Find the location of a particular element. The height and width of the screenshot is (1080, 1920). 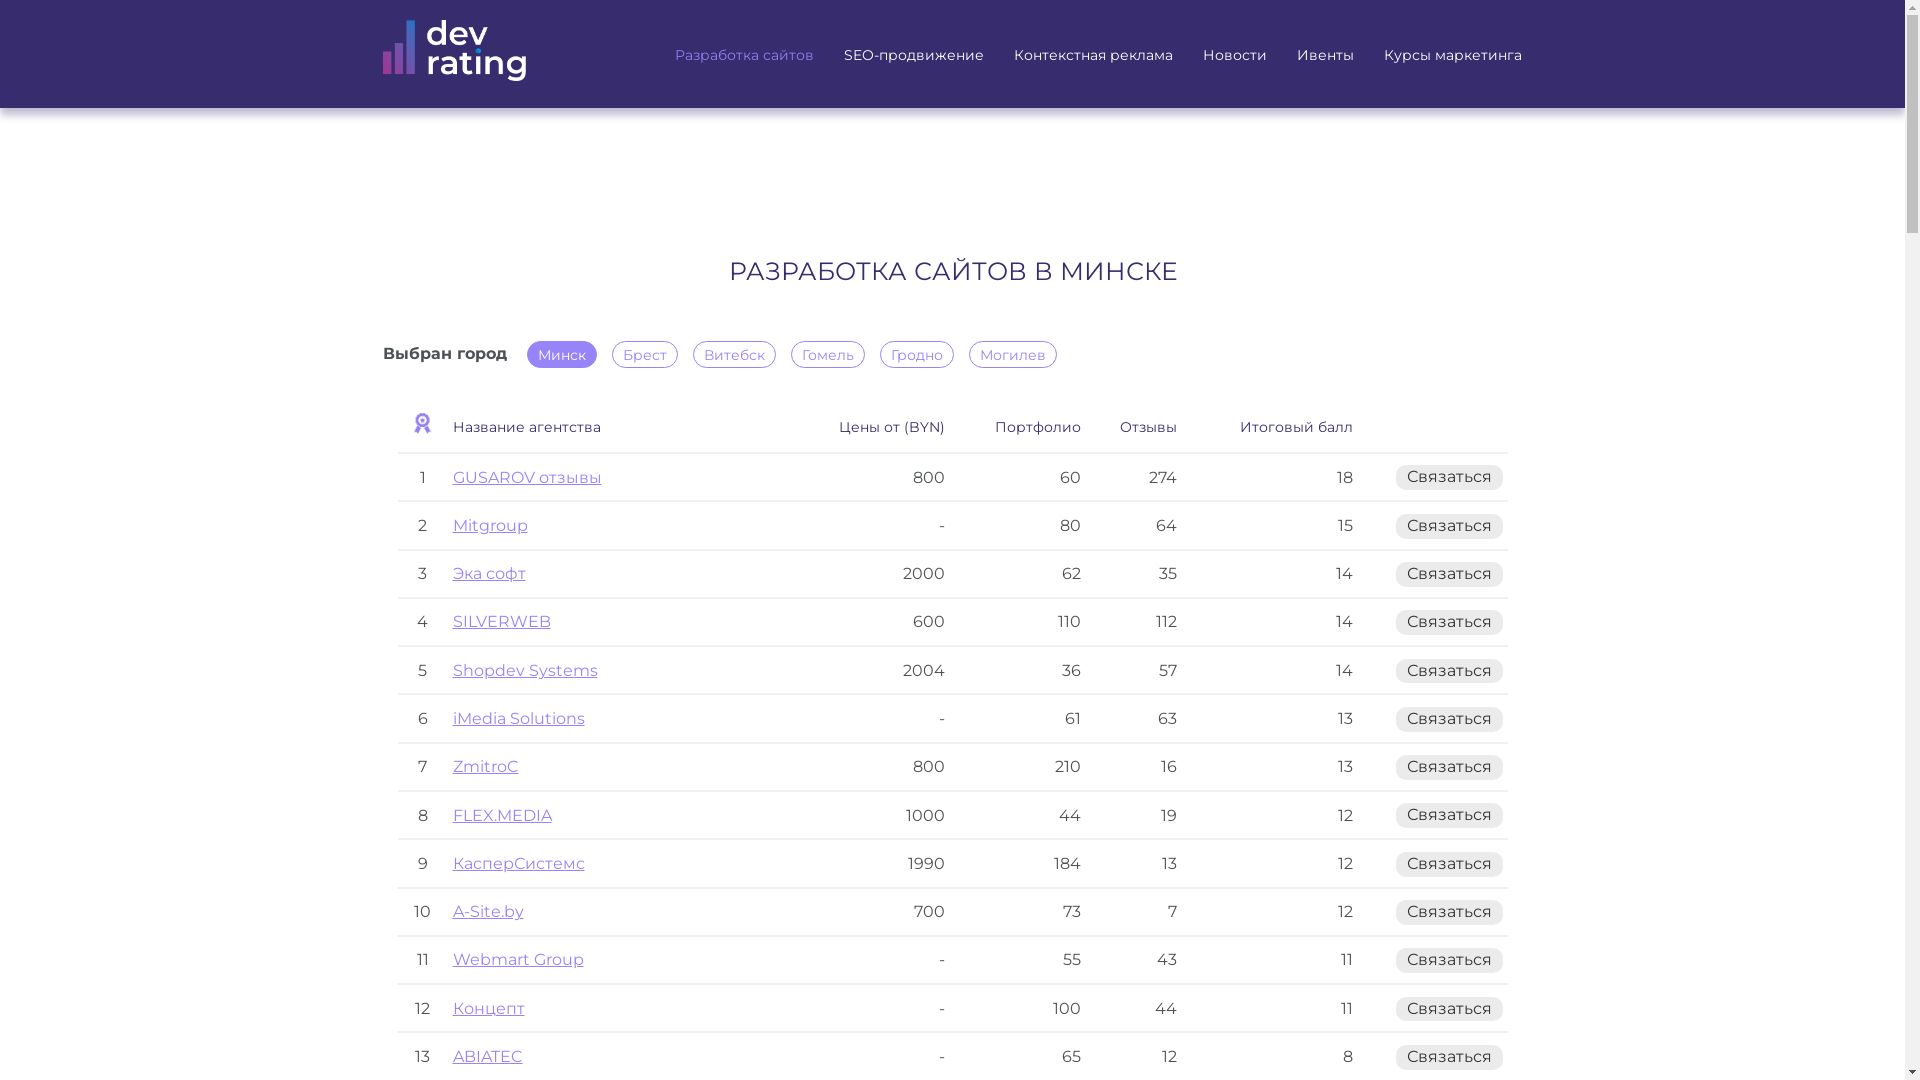

'Shopdev Systems' is located at coordinates (450, 670).